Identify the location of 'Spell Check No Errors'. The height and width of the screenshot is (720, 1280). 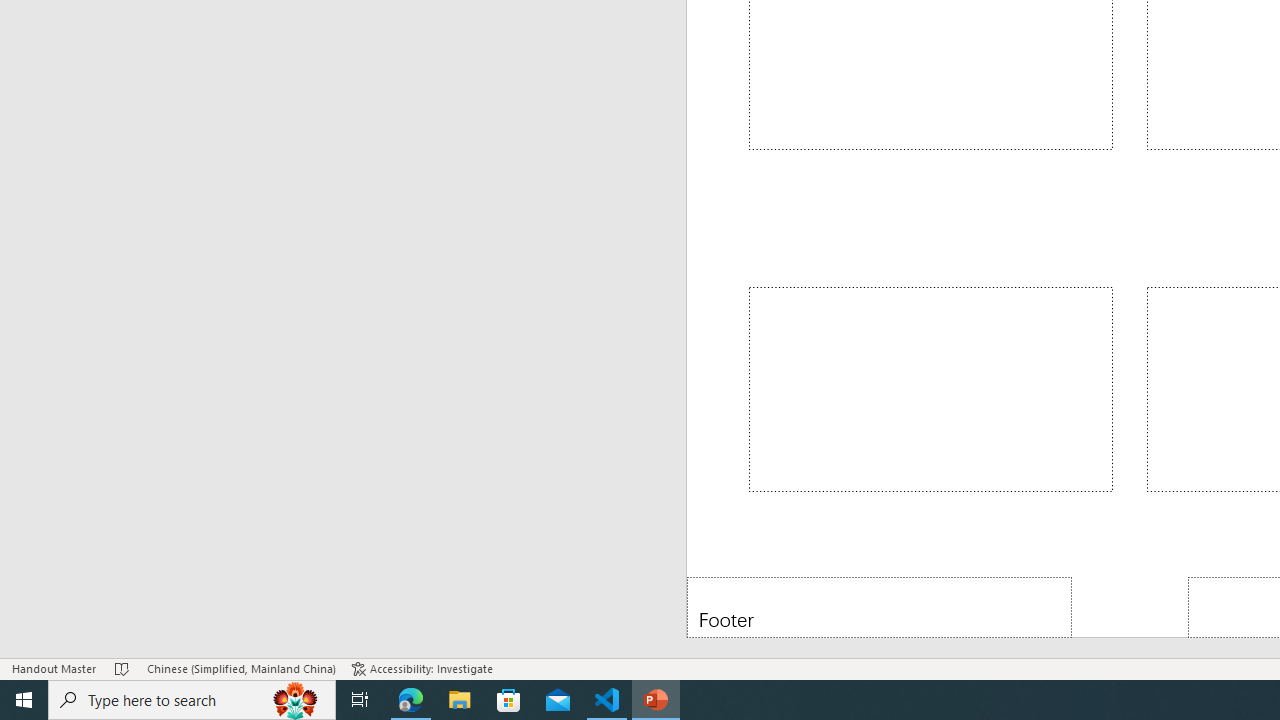
(122, 669).